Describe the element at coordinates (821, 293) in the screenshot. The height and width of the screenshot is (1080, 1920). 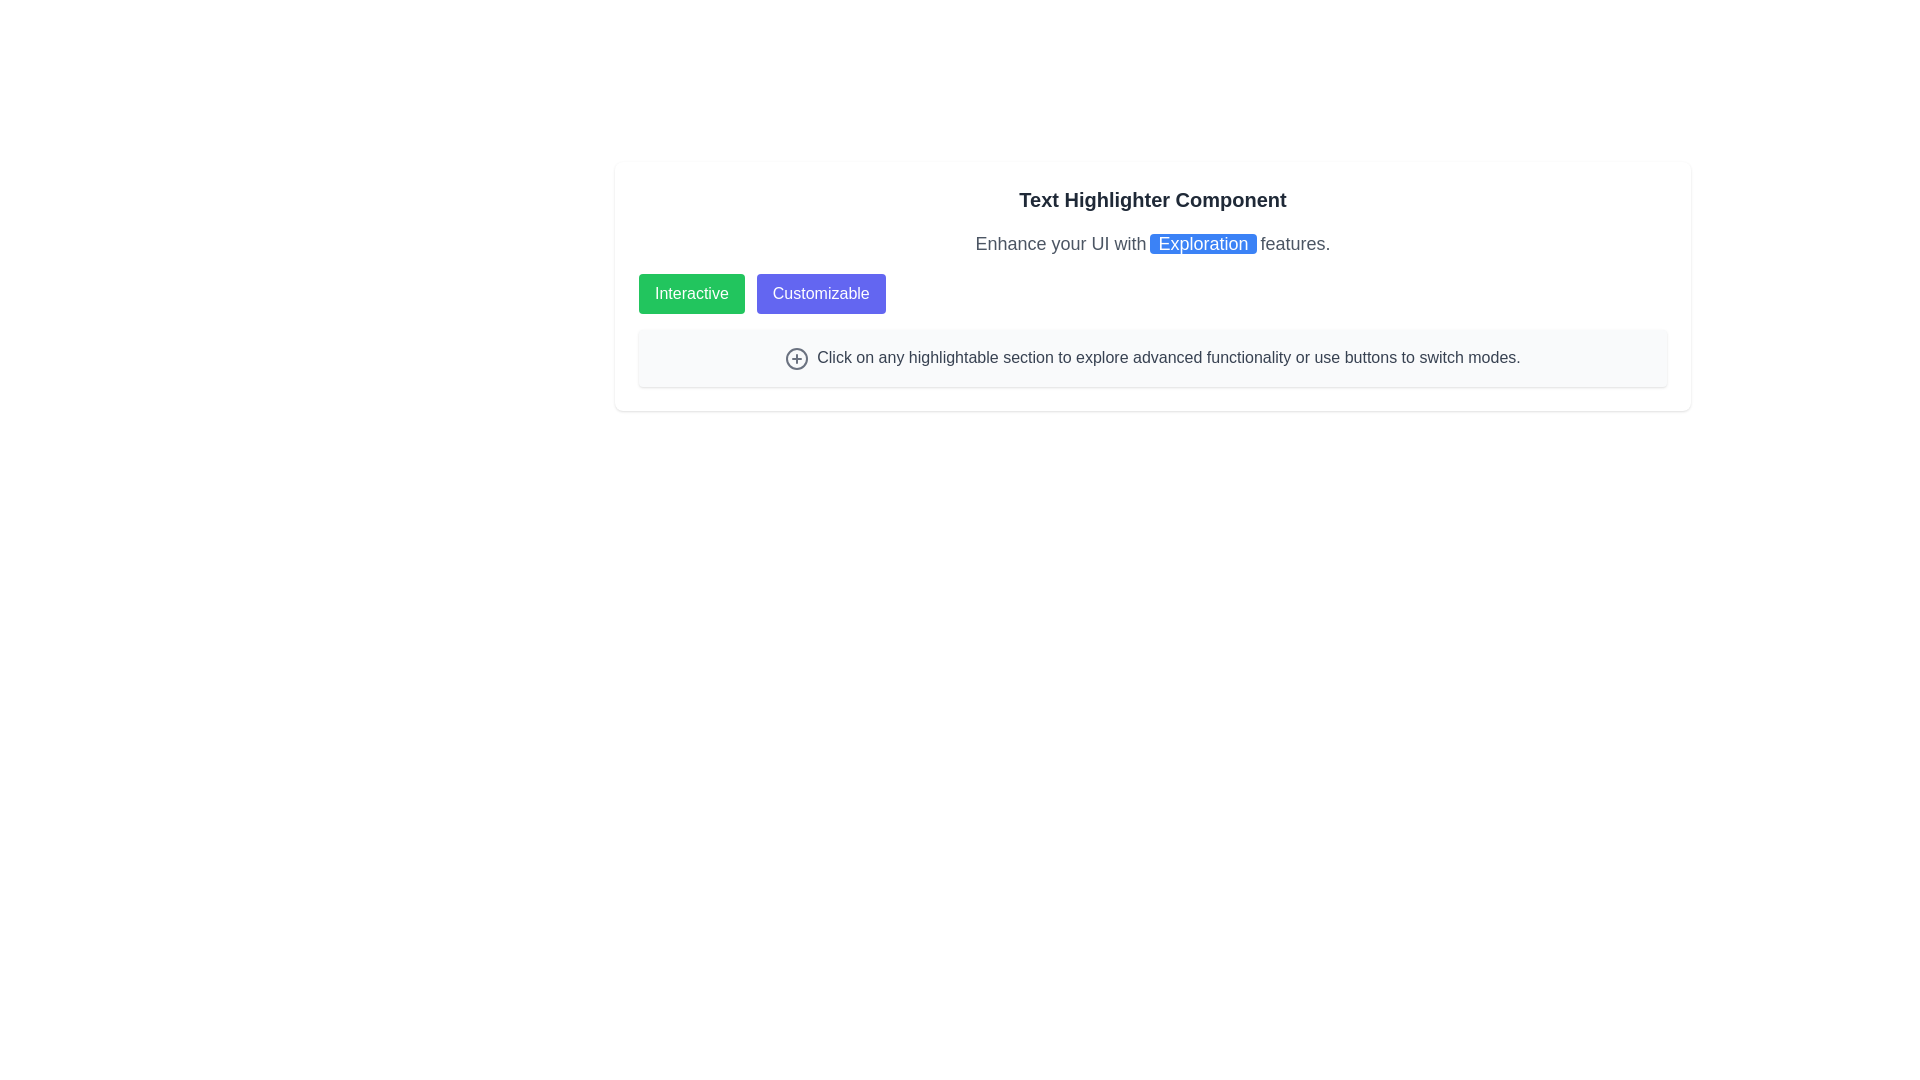
I see `the button labeled 'Customizable', which has a purple background and white text` at that location.